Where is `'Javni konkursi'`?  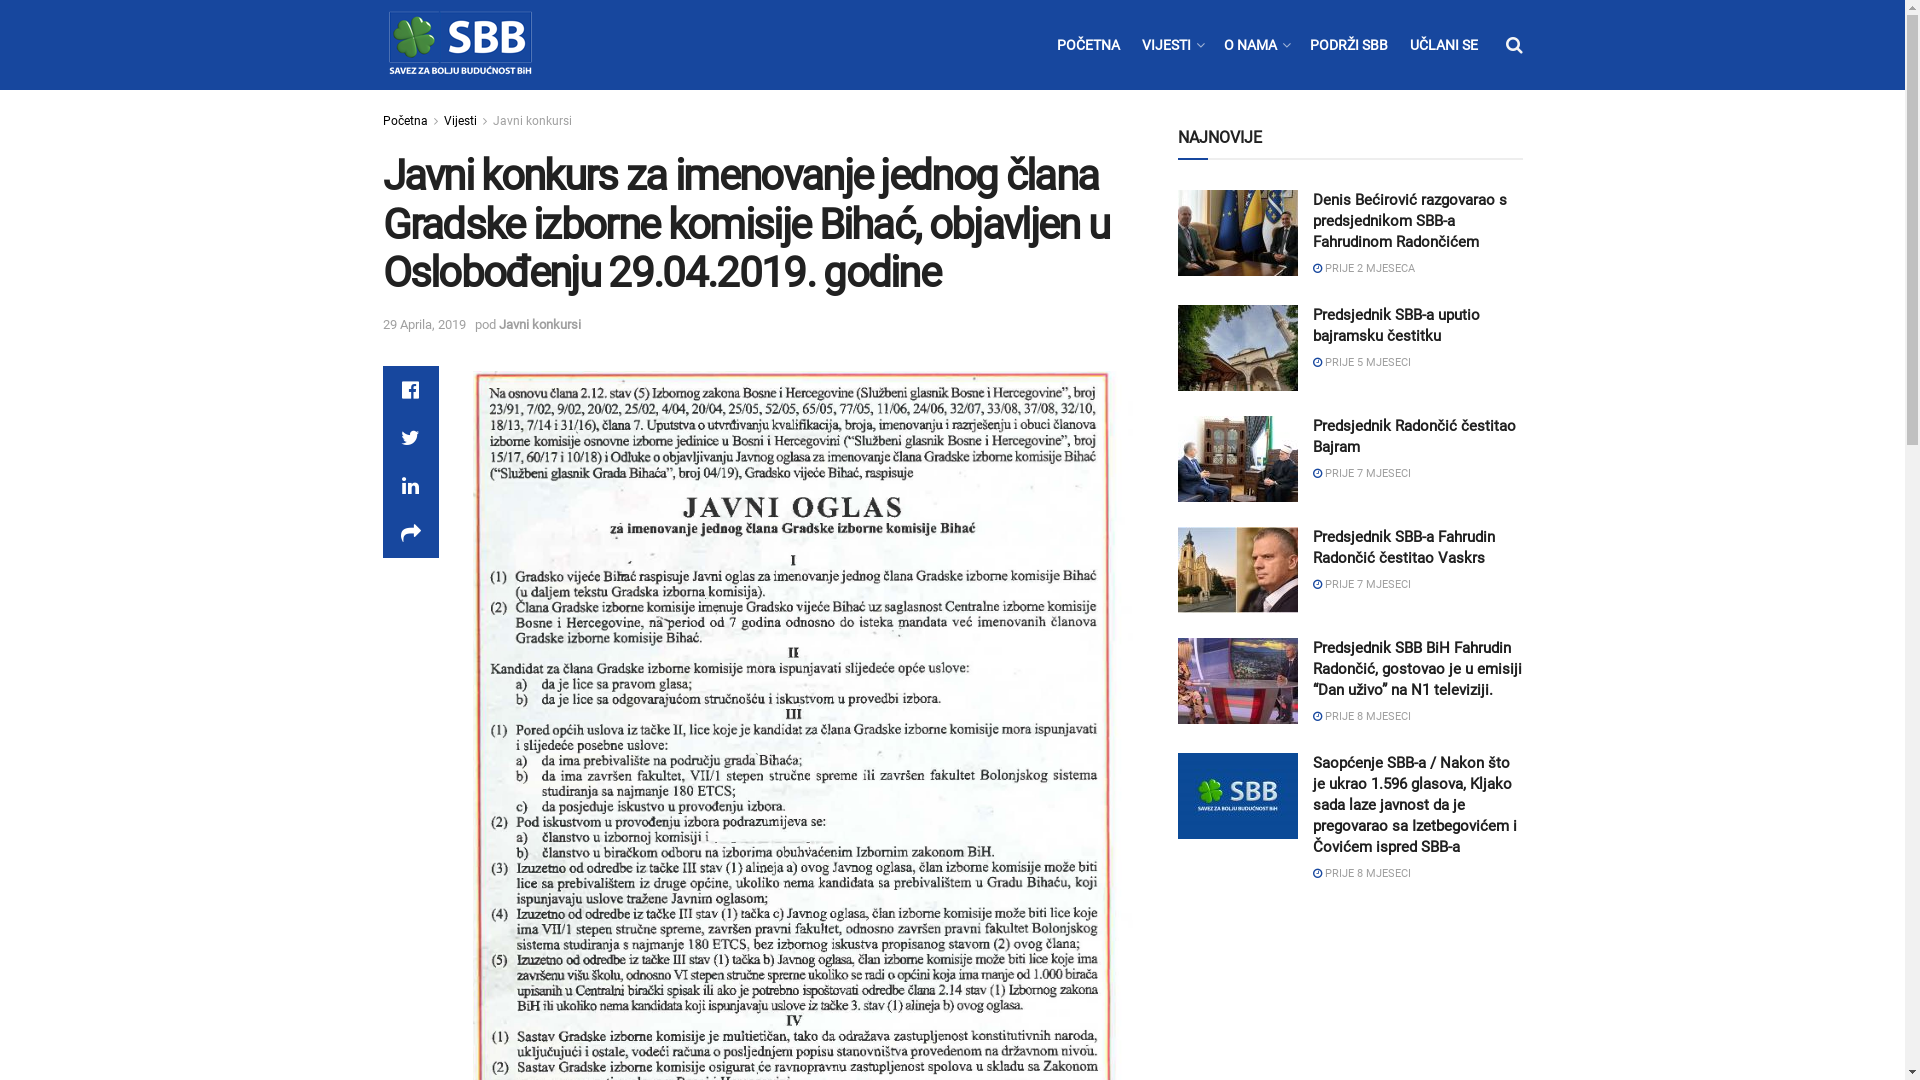 'Javni konkursi' is located at coordinates (538, 323).